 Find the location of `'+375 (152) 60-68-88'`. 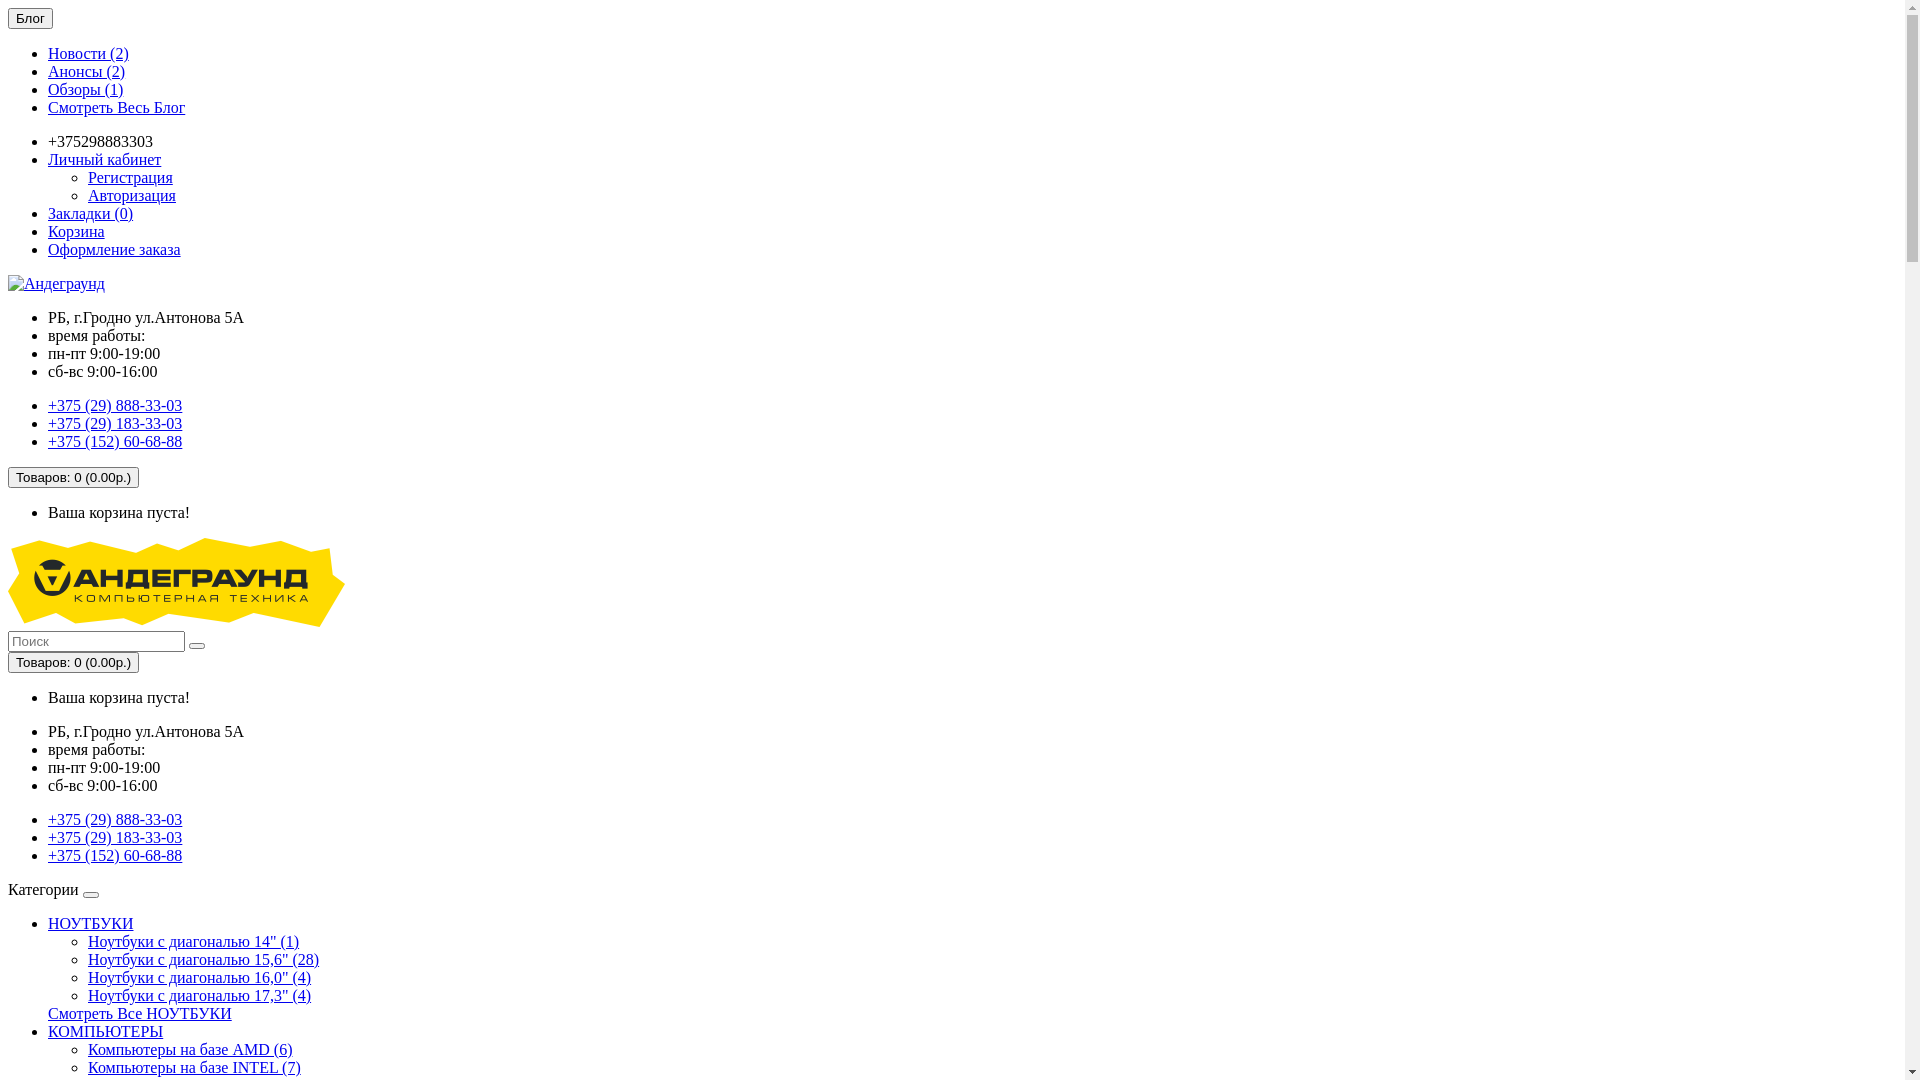

'+375 (152) 60-68-88' is located at coordinates (114, 855).